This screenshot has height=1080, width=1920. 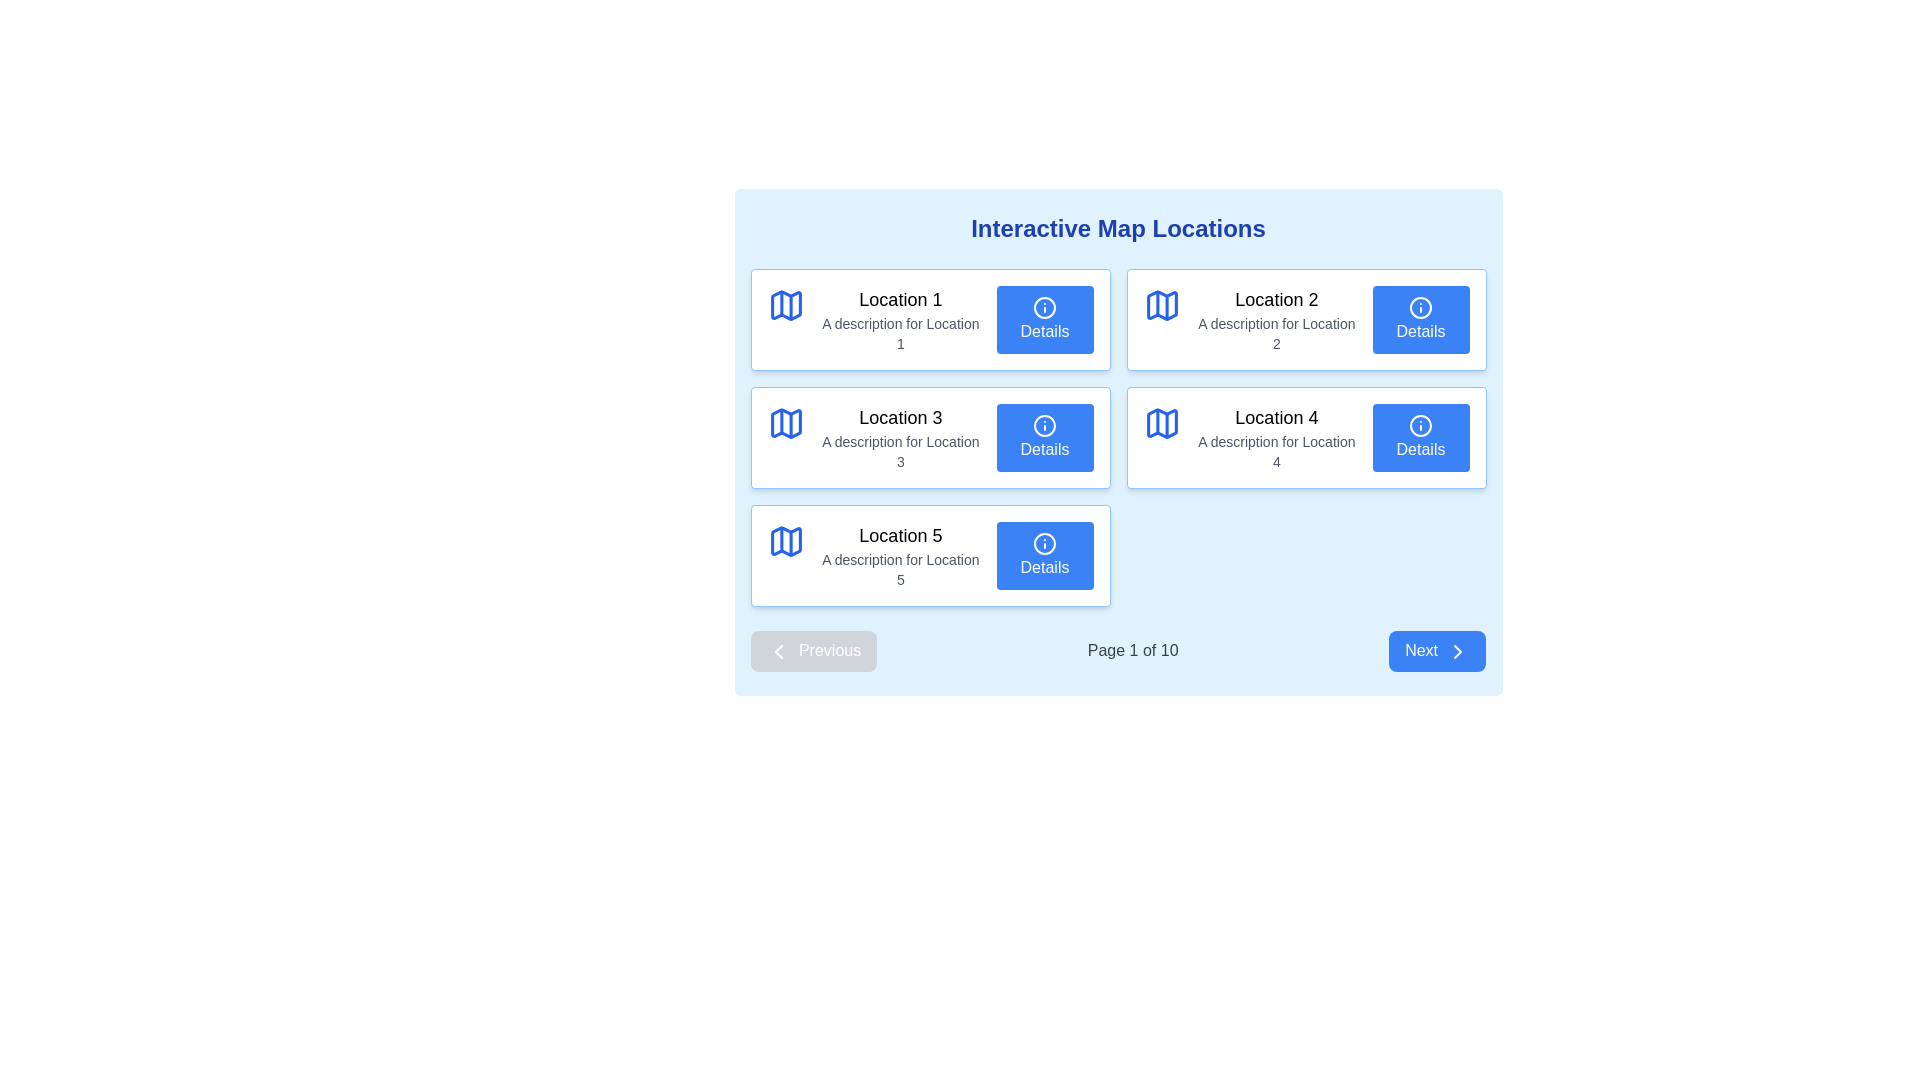 I want to click on the information icon inside the blue 'Details' button on the card labeled 'Location 4', which is located in the second row, second column of the grid layout, so click(x=1419, y=425).